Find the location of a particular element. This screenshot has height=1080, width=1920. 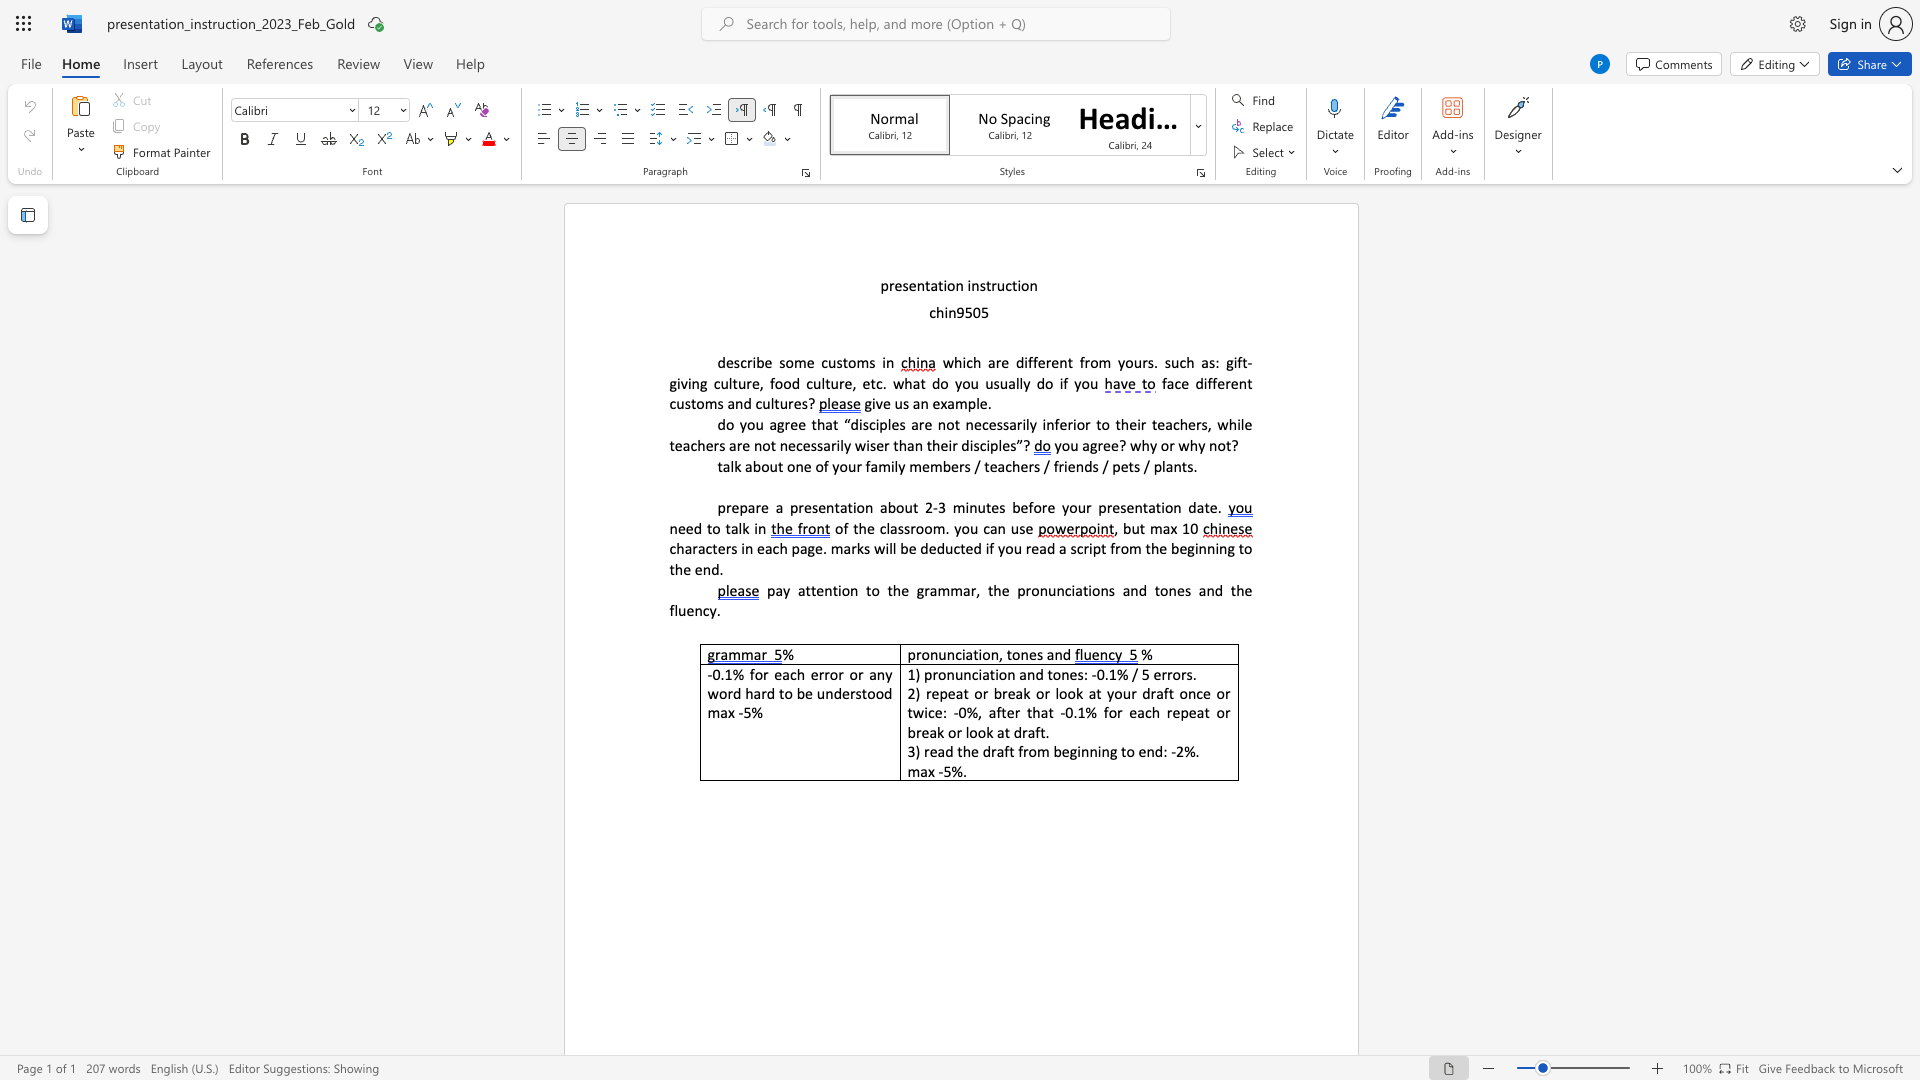

the subset text "room. you ca" within the text "of the classroom. you can use" is located at coordinates (909, 527).